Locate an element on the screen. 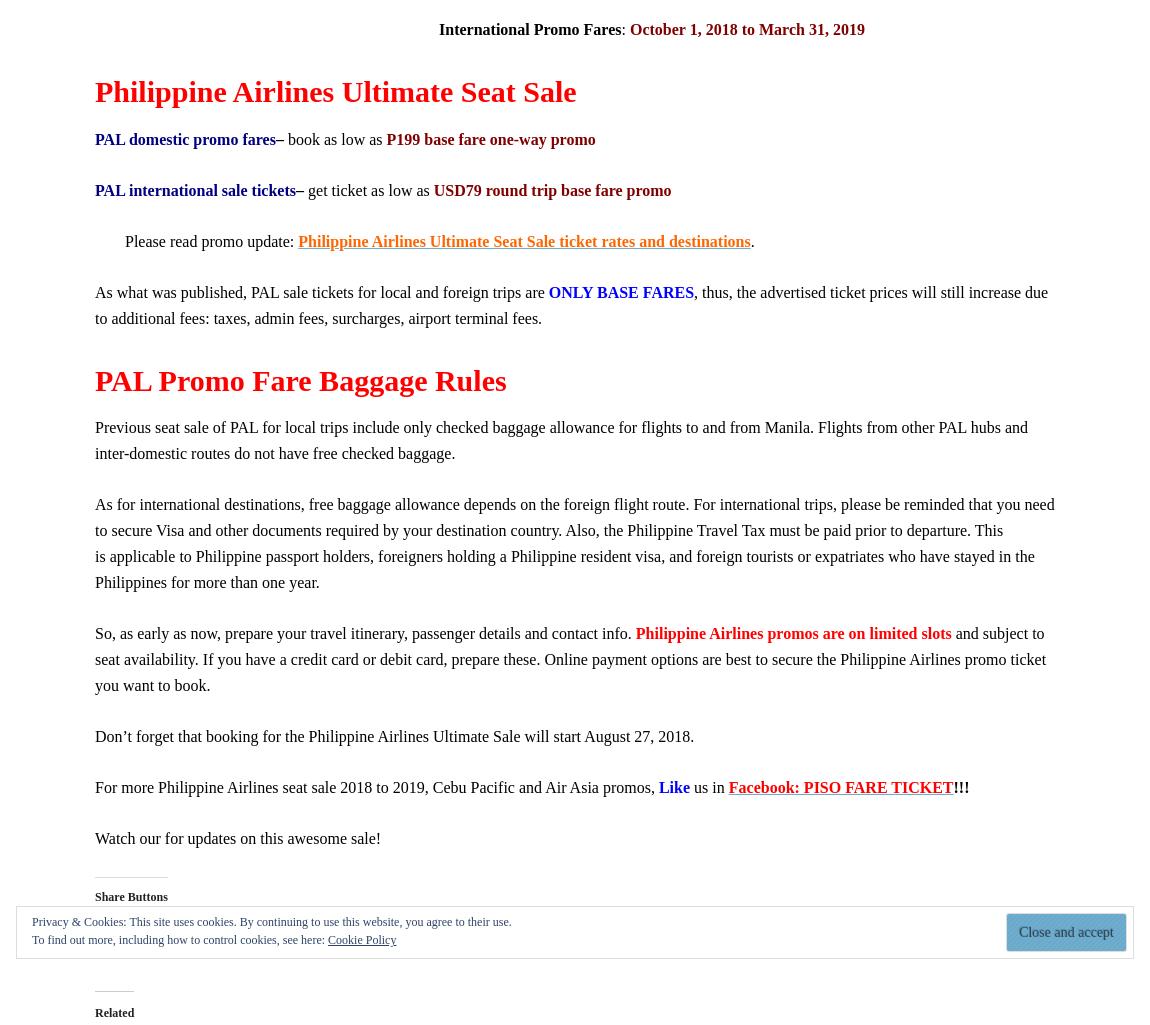 This screenshot has width=1150, height=1025. 'Cookie Policy' is located at coordinates (362, 940).